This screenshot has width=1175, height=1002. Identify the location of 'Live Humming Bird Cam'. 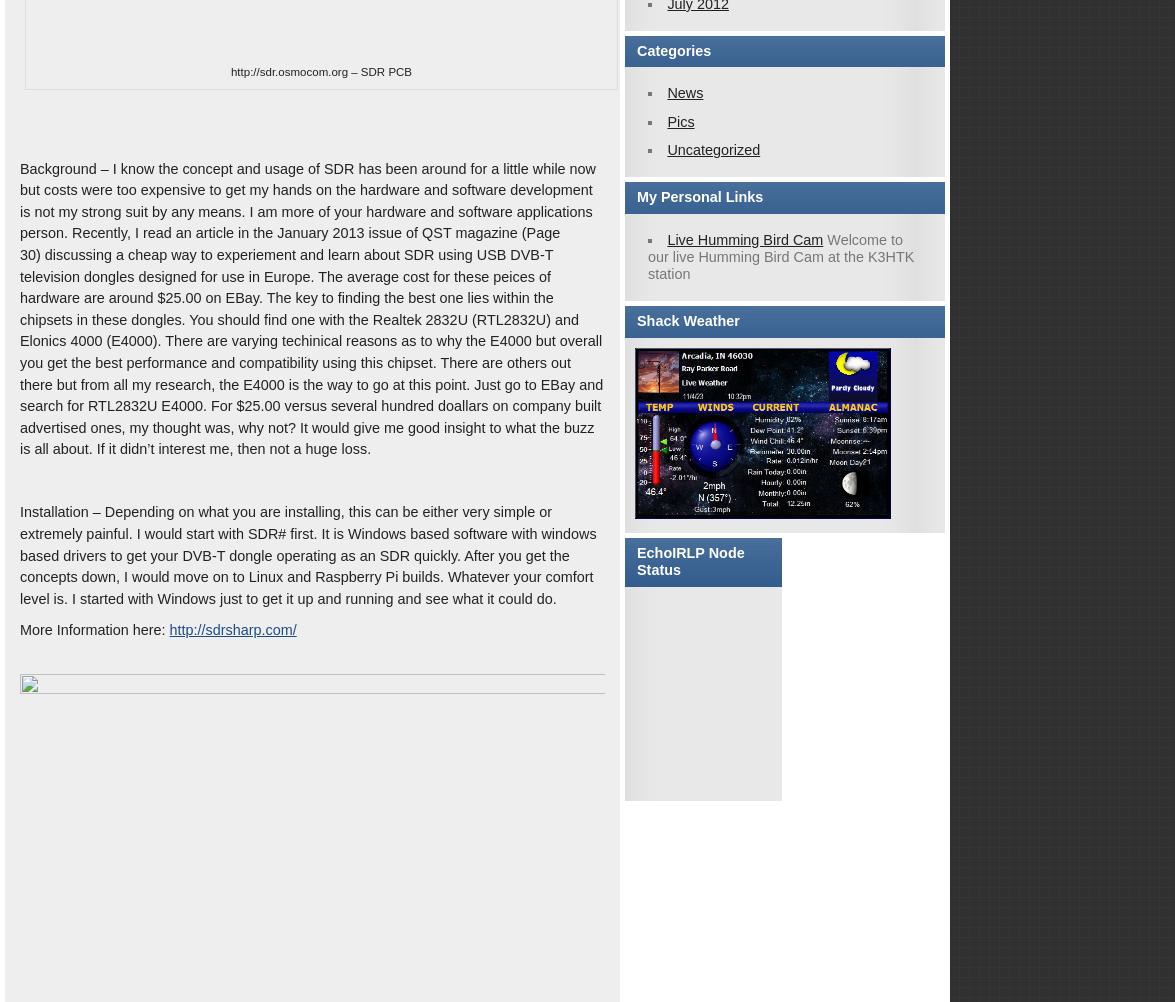
(743, 238).